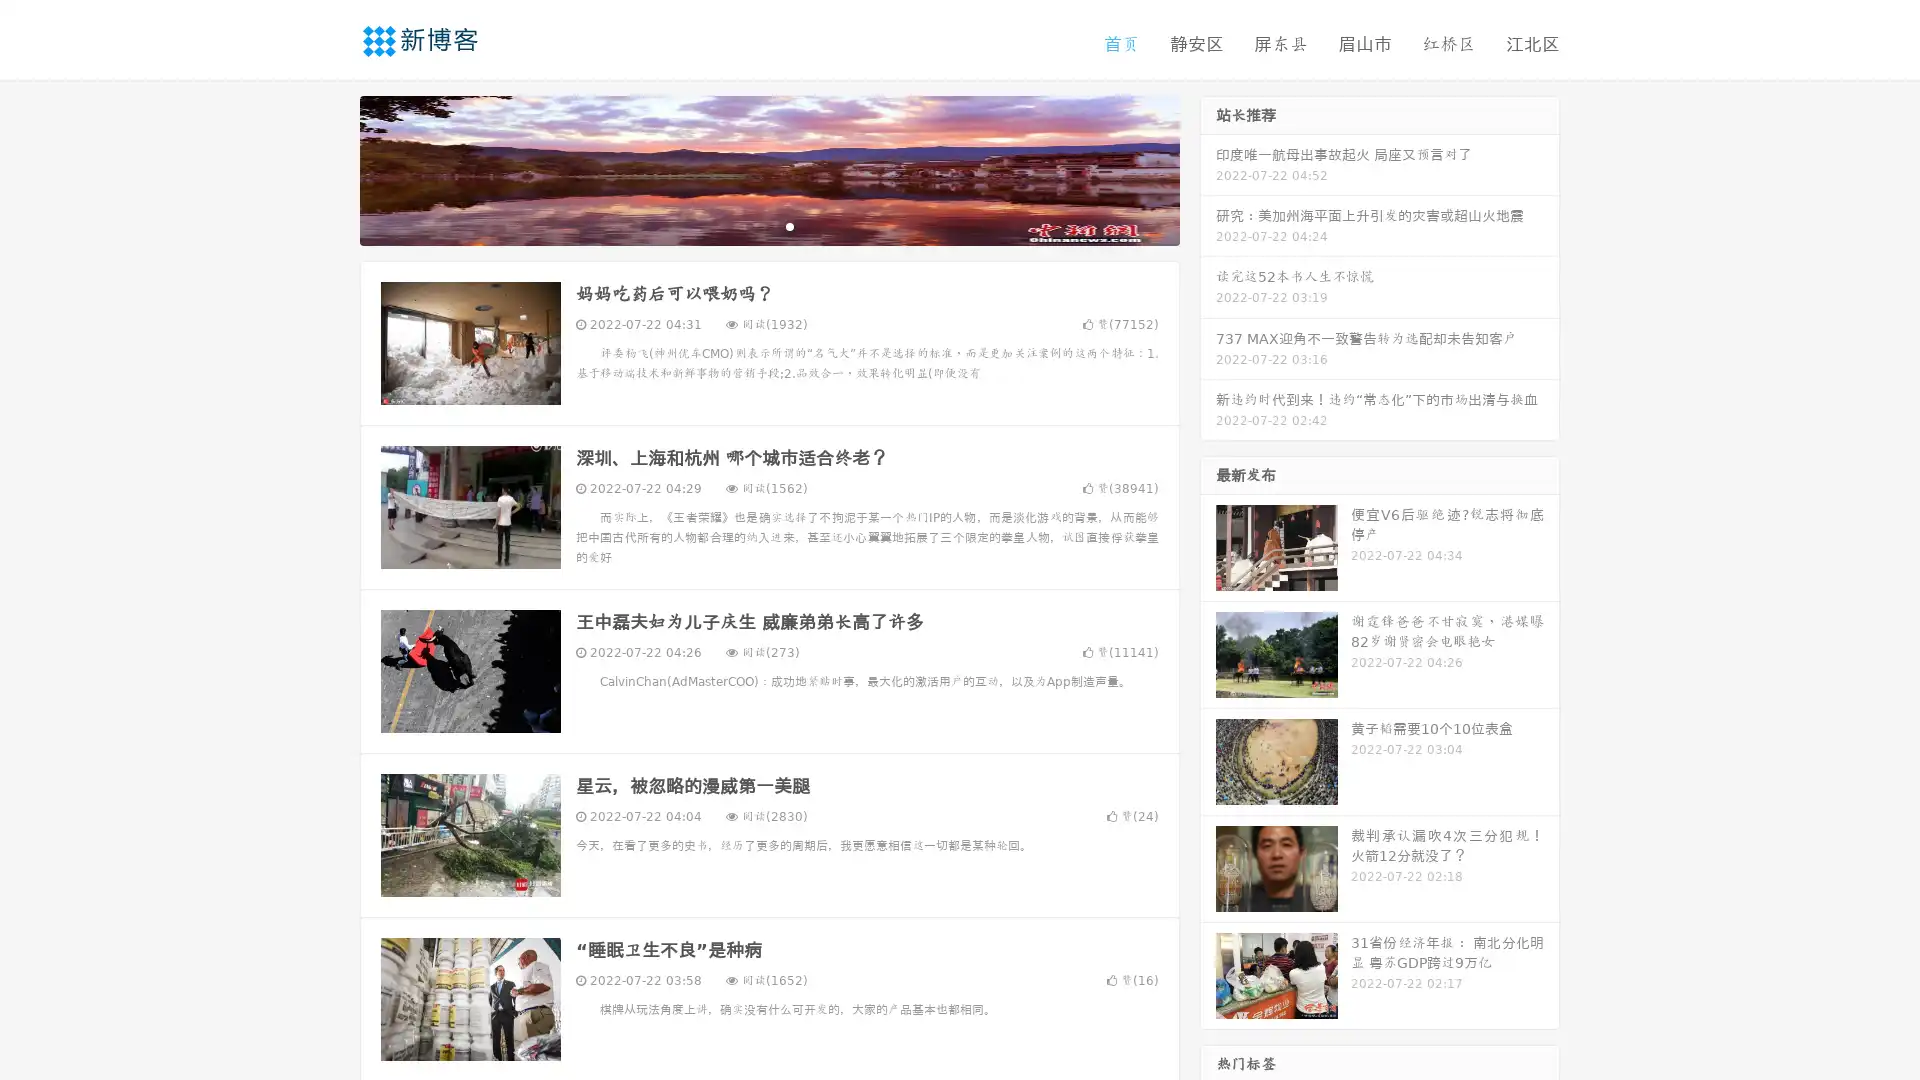 The width and height of the screenshot is (1920, 1080). Describe the element at coordinates (748, 225) in the screenshot. I see `Go to slide 1` at that location.